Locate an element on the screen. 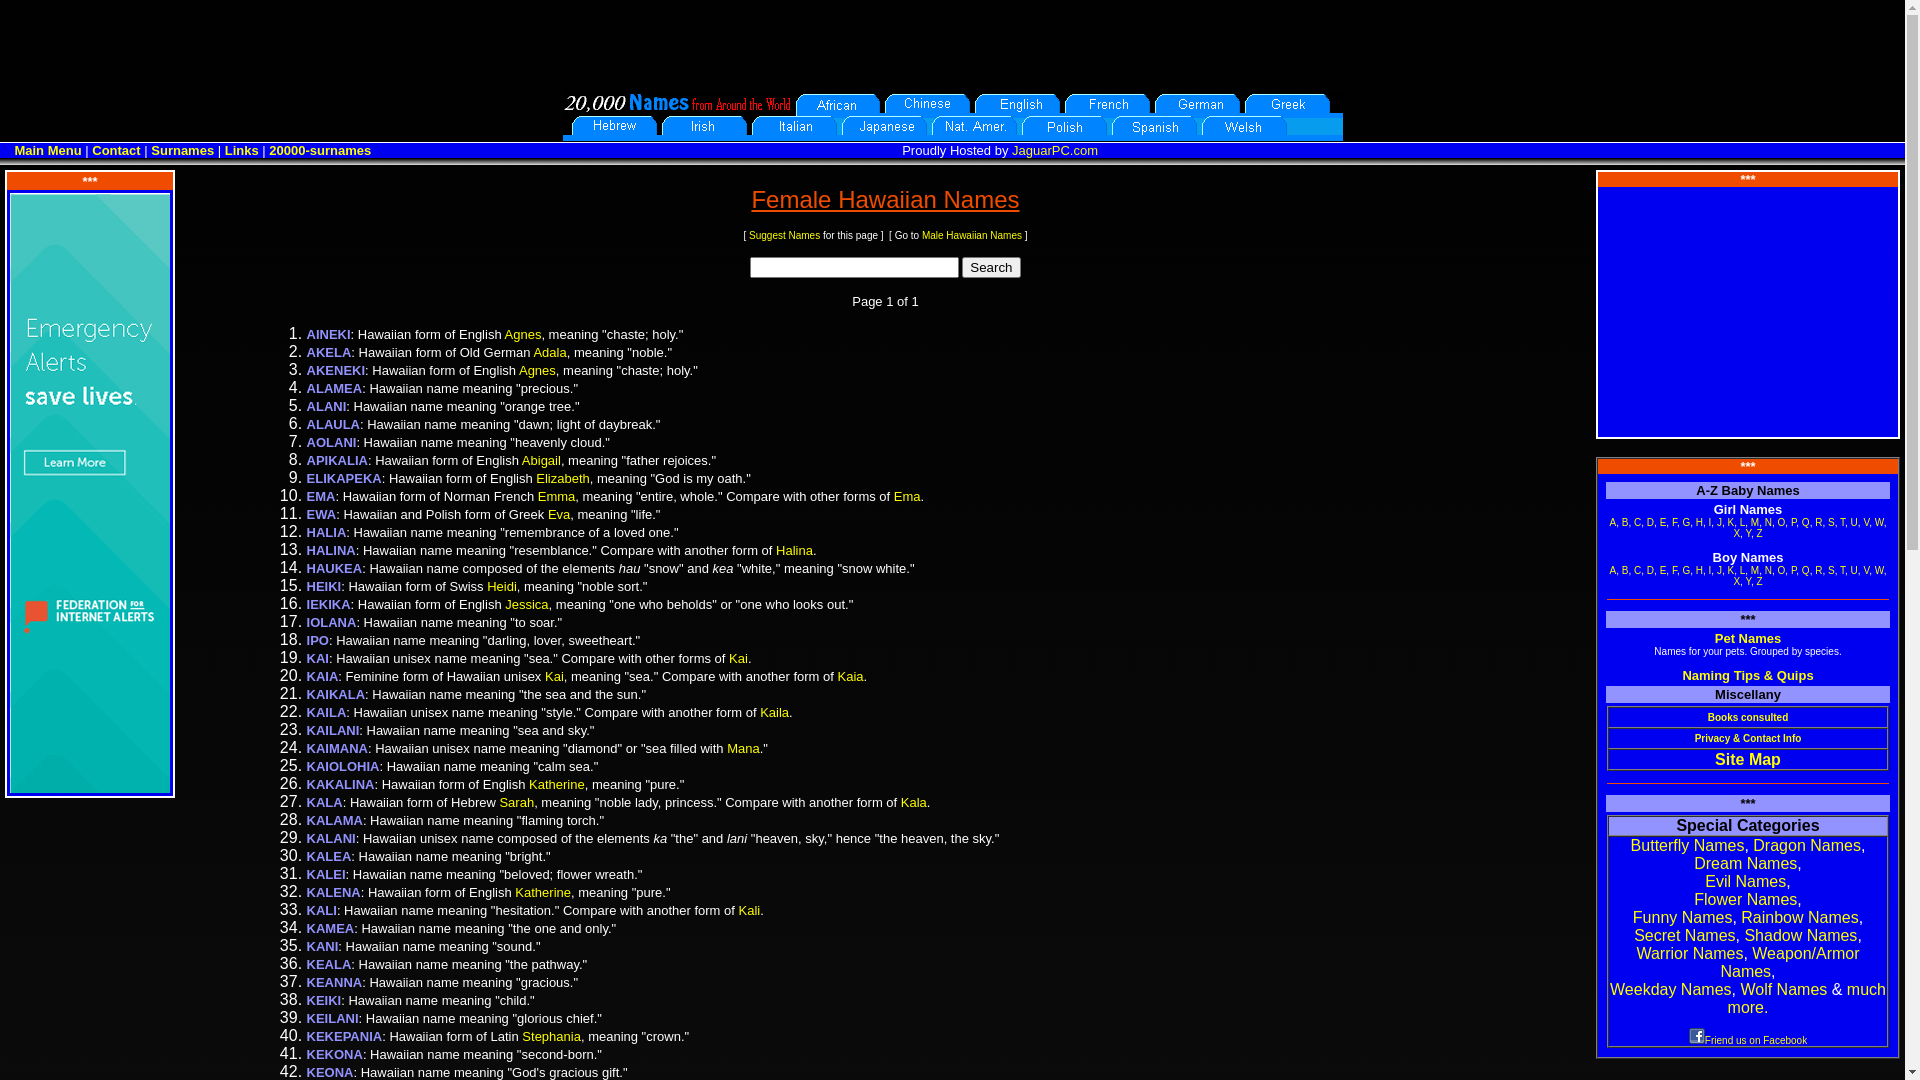 The height and width of the screenshot is (1080, 1920). 'Secret Names' is located at coordinates (1683, 935).